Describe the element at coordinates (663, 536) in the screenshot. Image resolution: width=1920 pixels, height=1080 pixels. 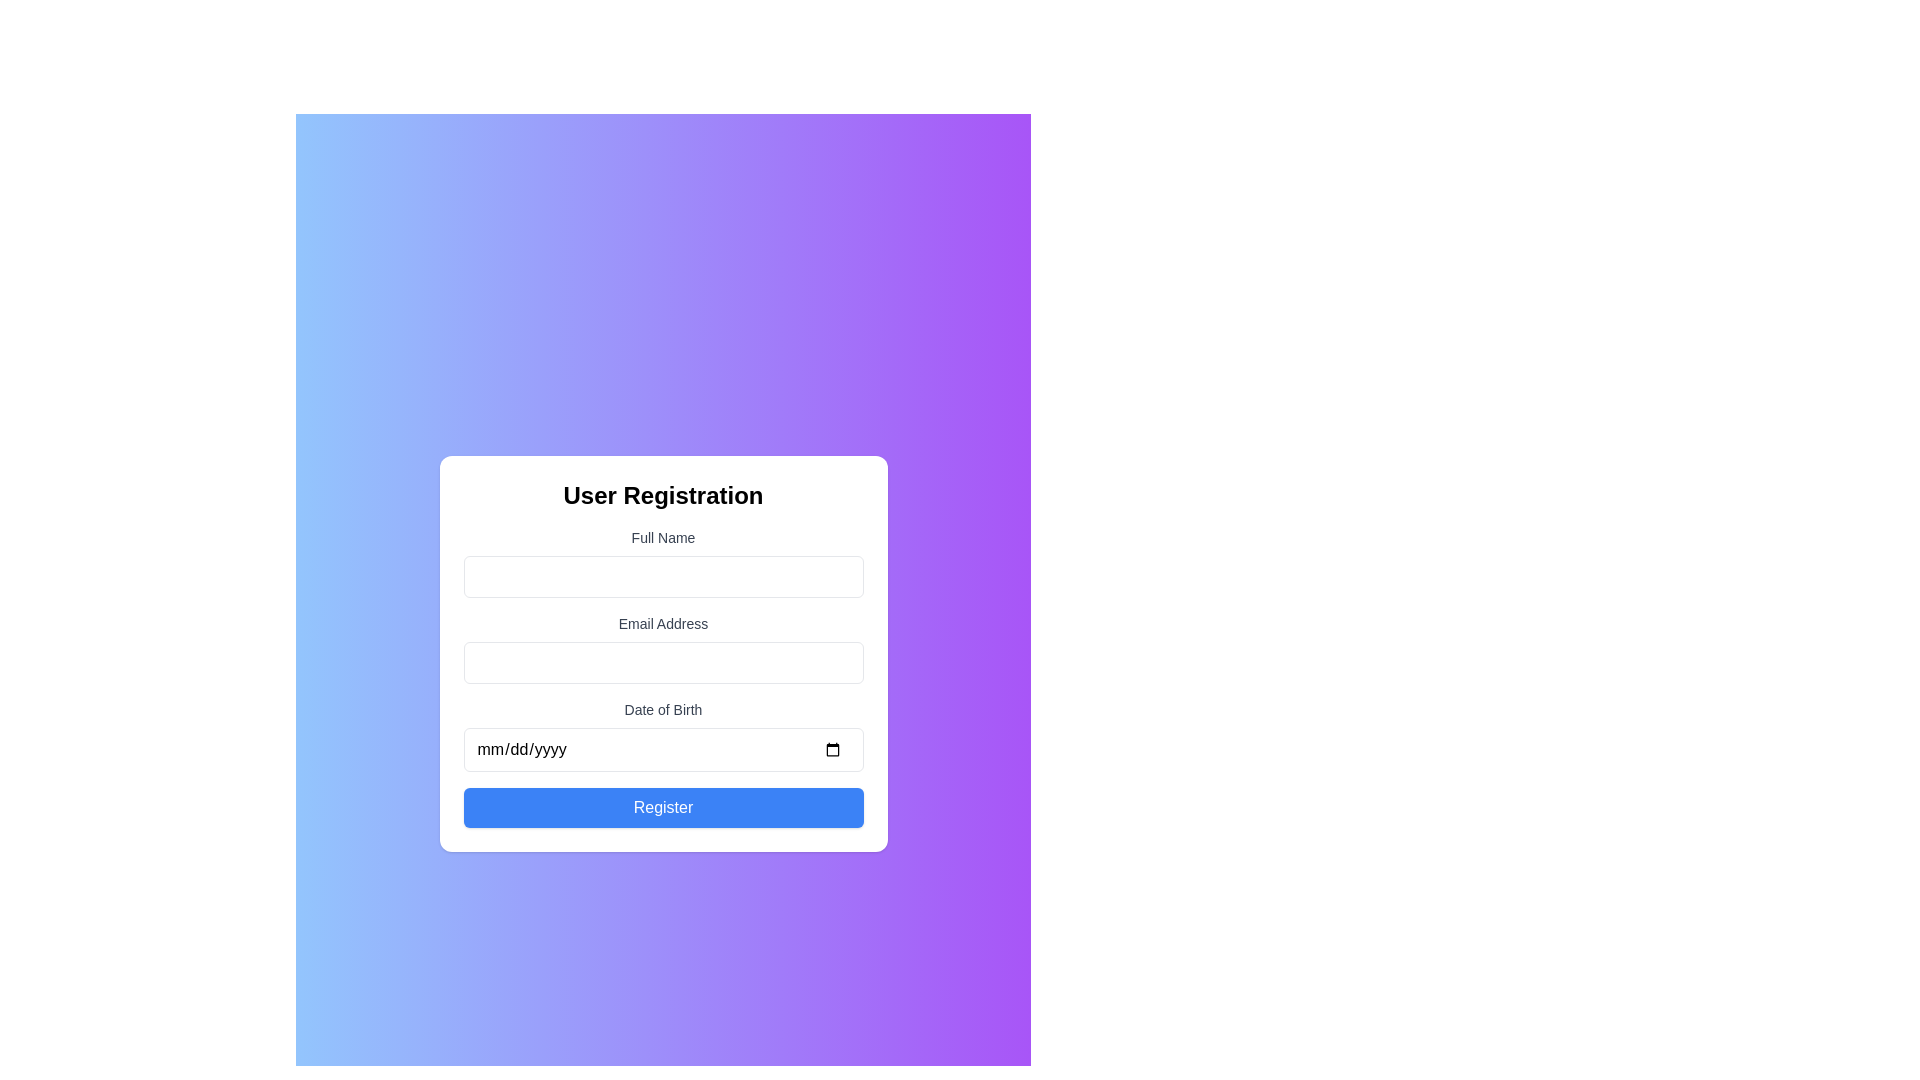
I see `the label that indicates the expected input for the user's full name, which is located at the top of the input field in the user registration form` at that location.